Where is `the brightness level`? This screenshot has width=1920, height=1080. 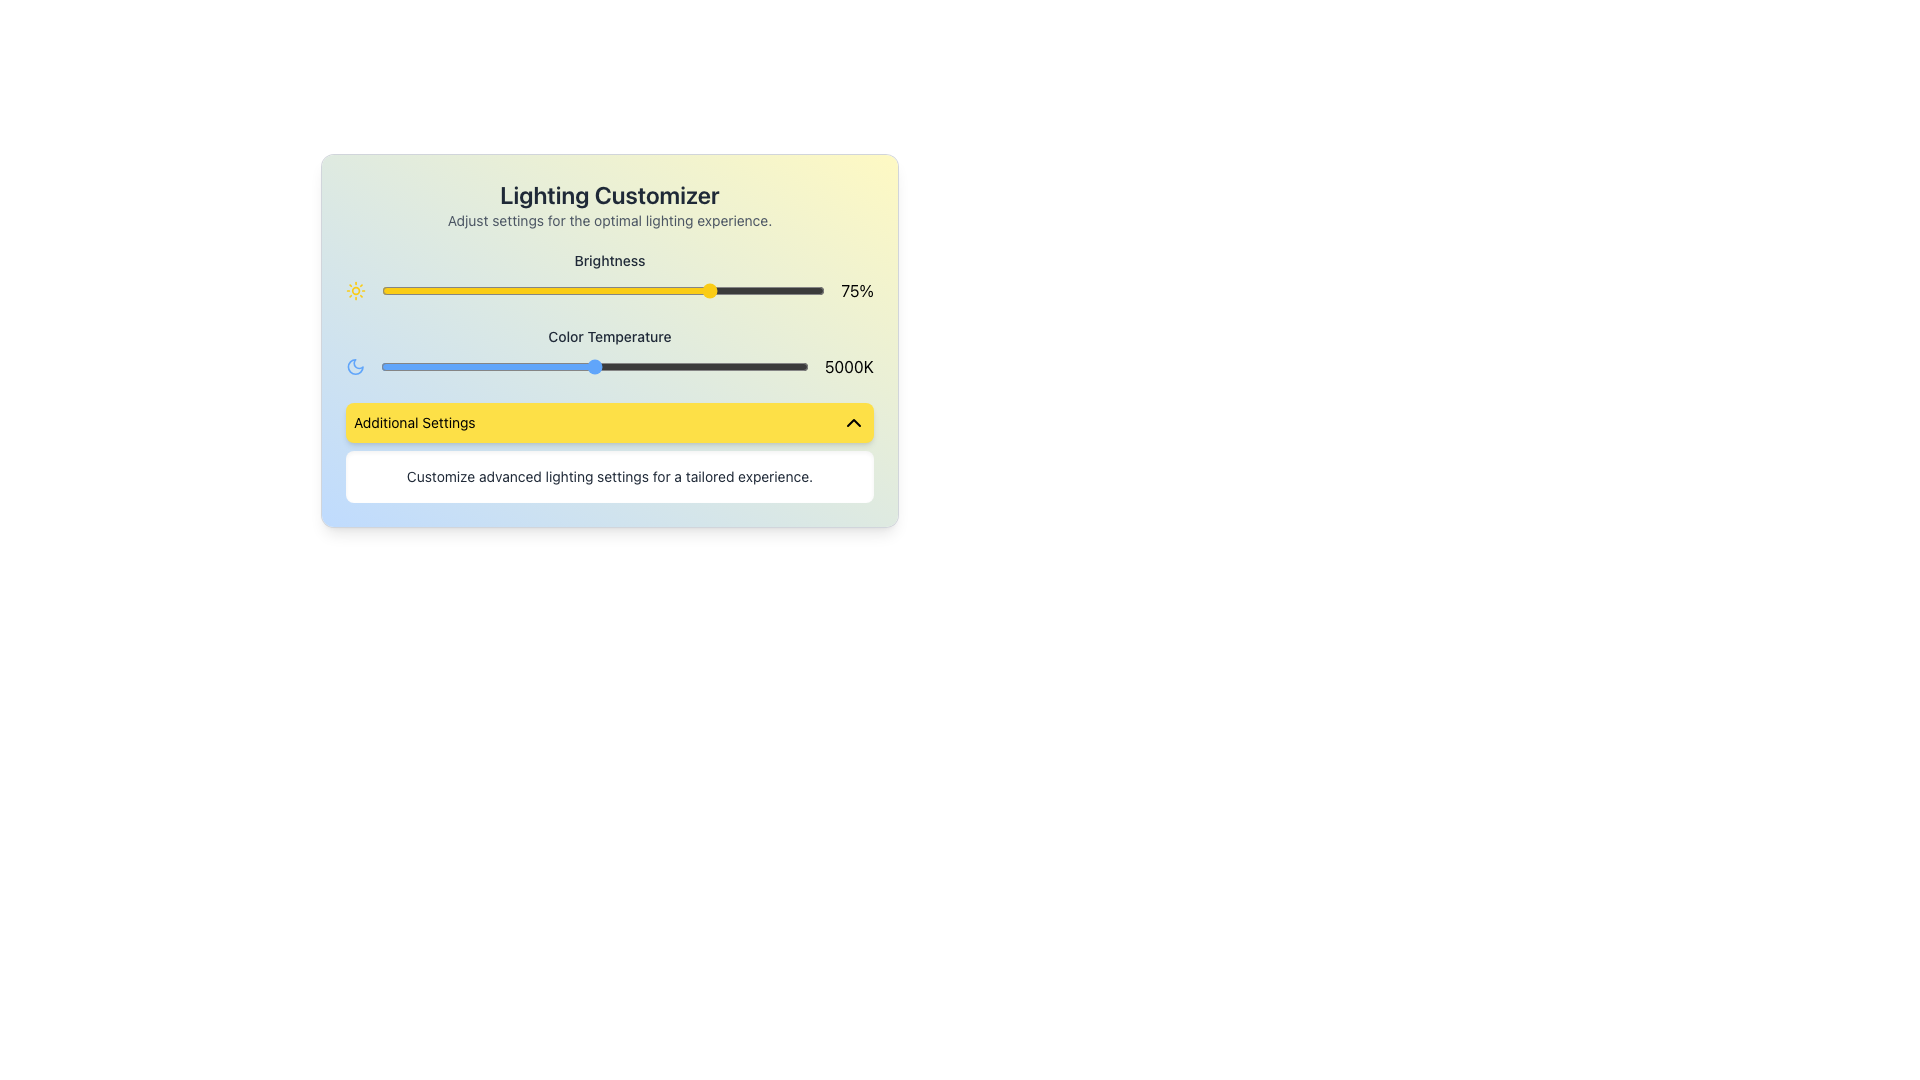
the brightness level is located at coordinates (584, 290).